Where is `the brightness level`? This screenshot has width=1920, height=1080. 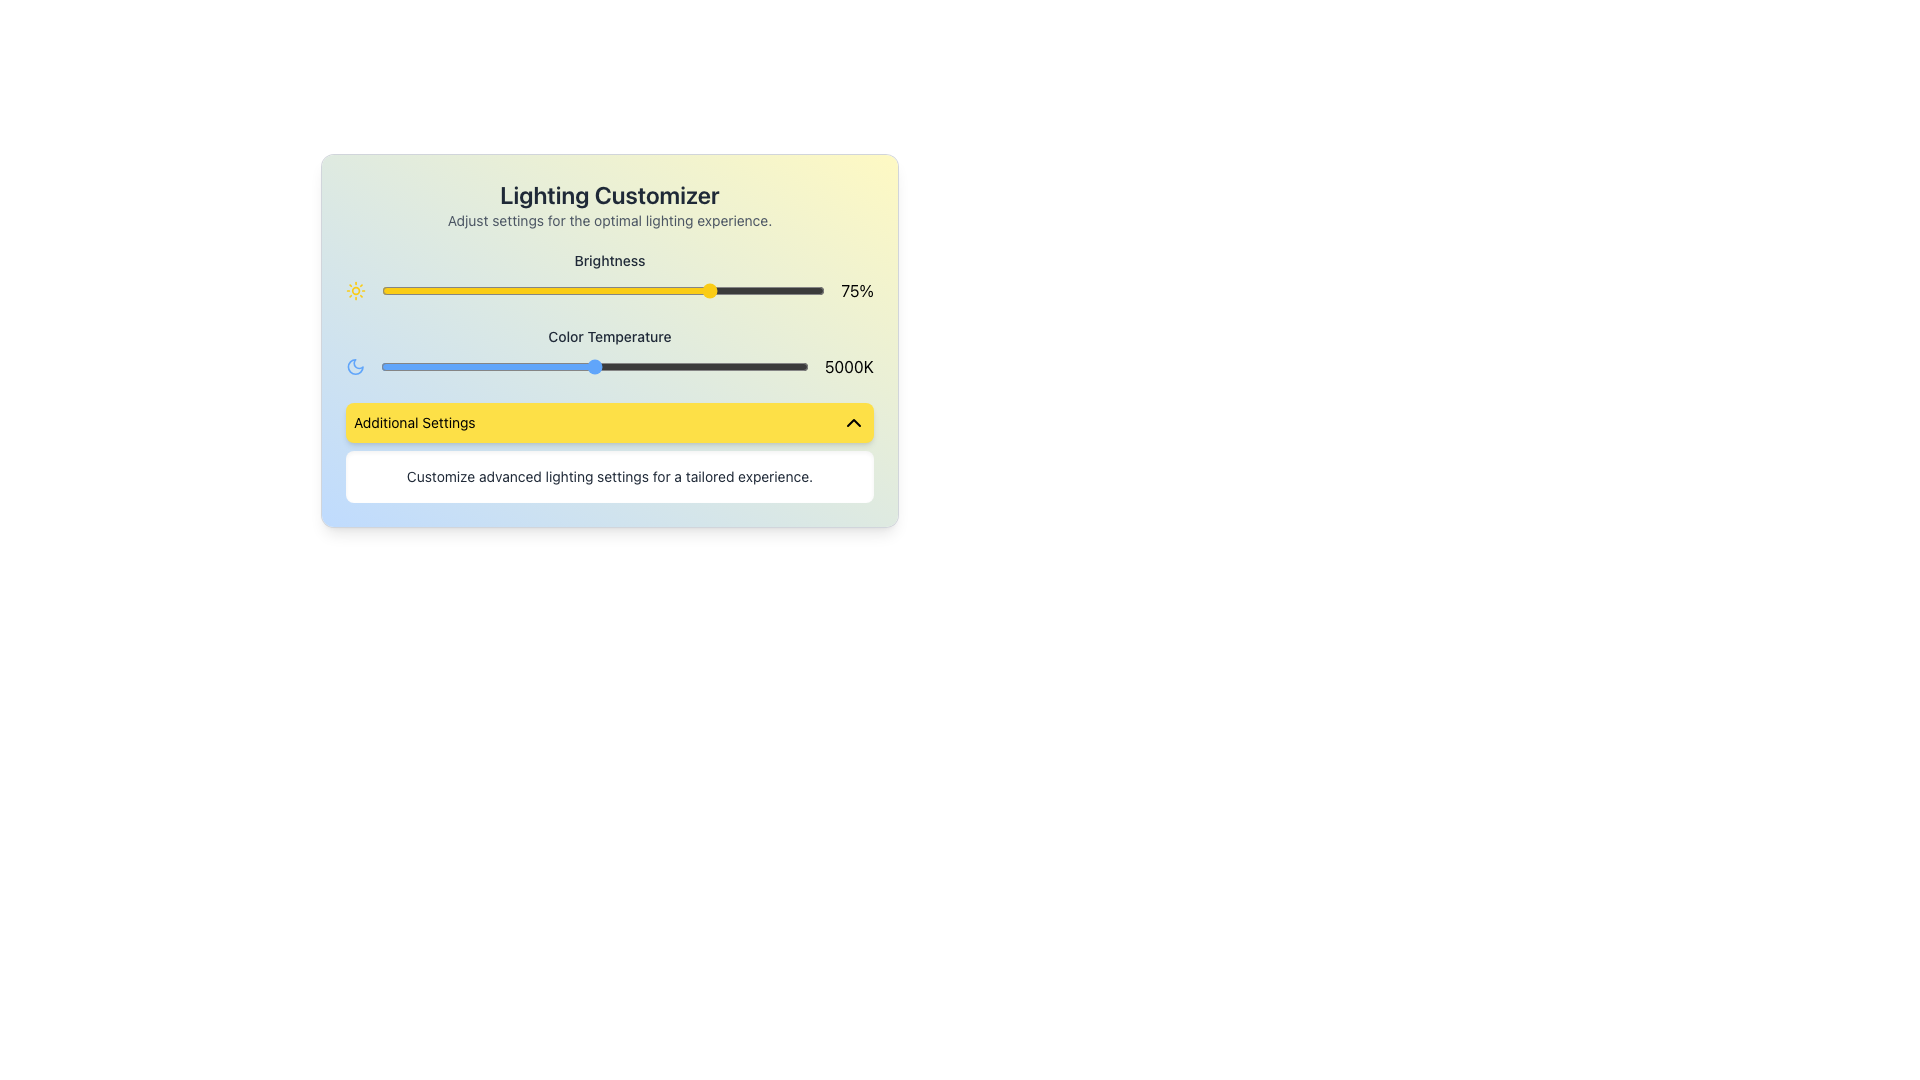
the brightness level is located at coordinates (584, 290).